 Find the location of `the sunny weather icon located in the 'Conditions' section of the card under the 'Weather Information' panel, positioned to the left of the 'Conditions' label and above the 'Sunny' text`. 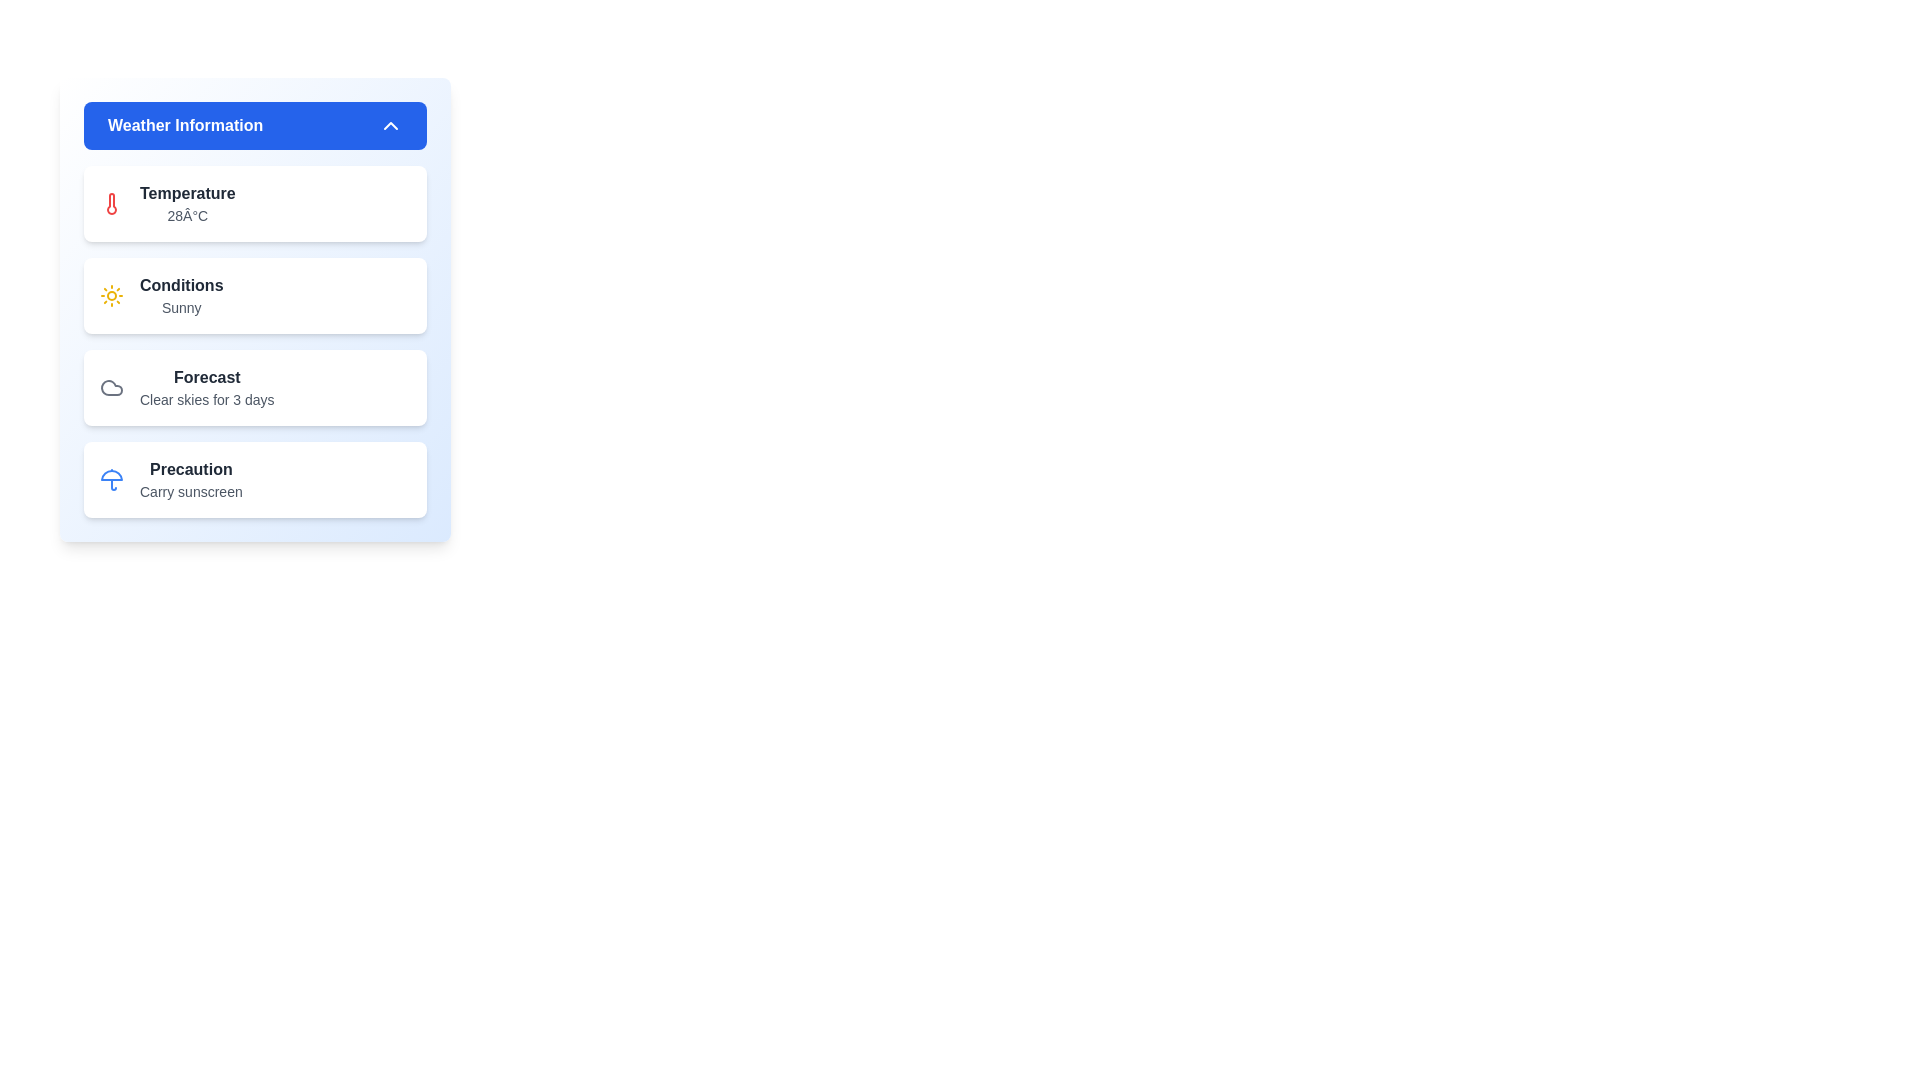

the sunny weather icon located in the 'Conditions' section of the card under the 'Weather Information' panel, positioned to the left of the 'Conditions' label and above the 'Sunny' text is located at coordinates (110, 296).